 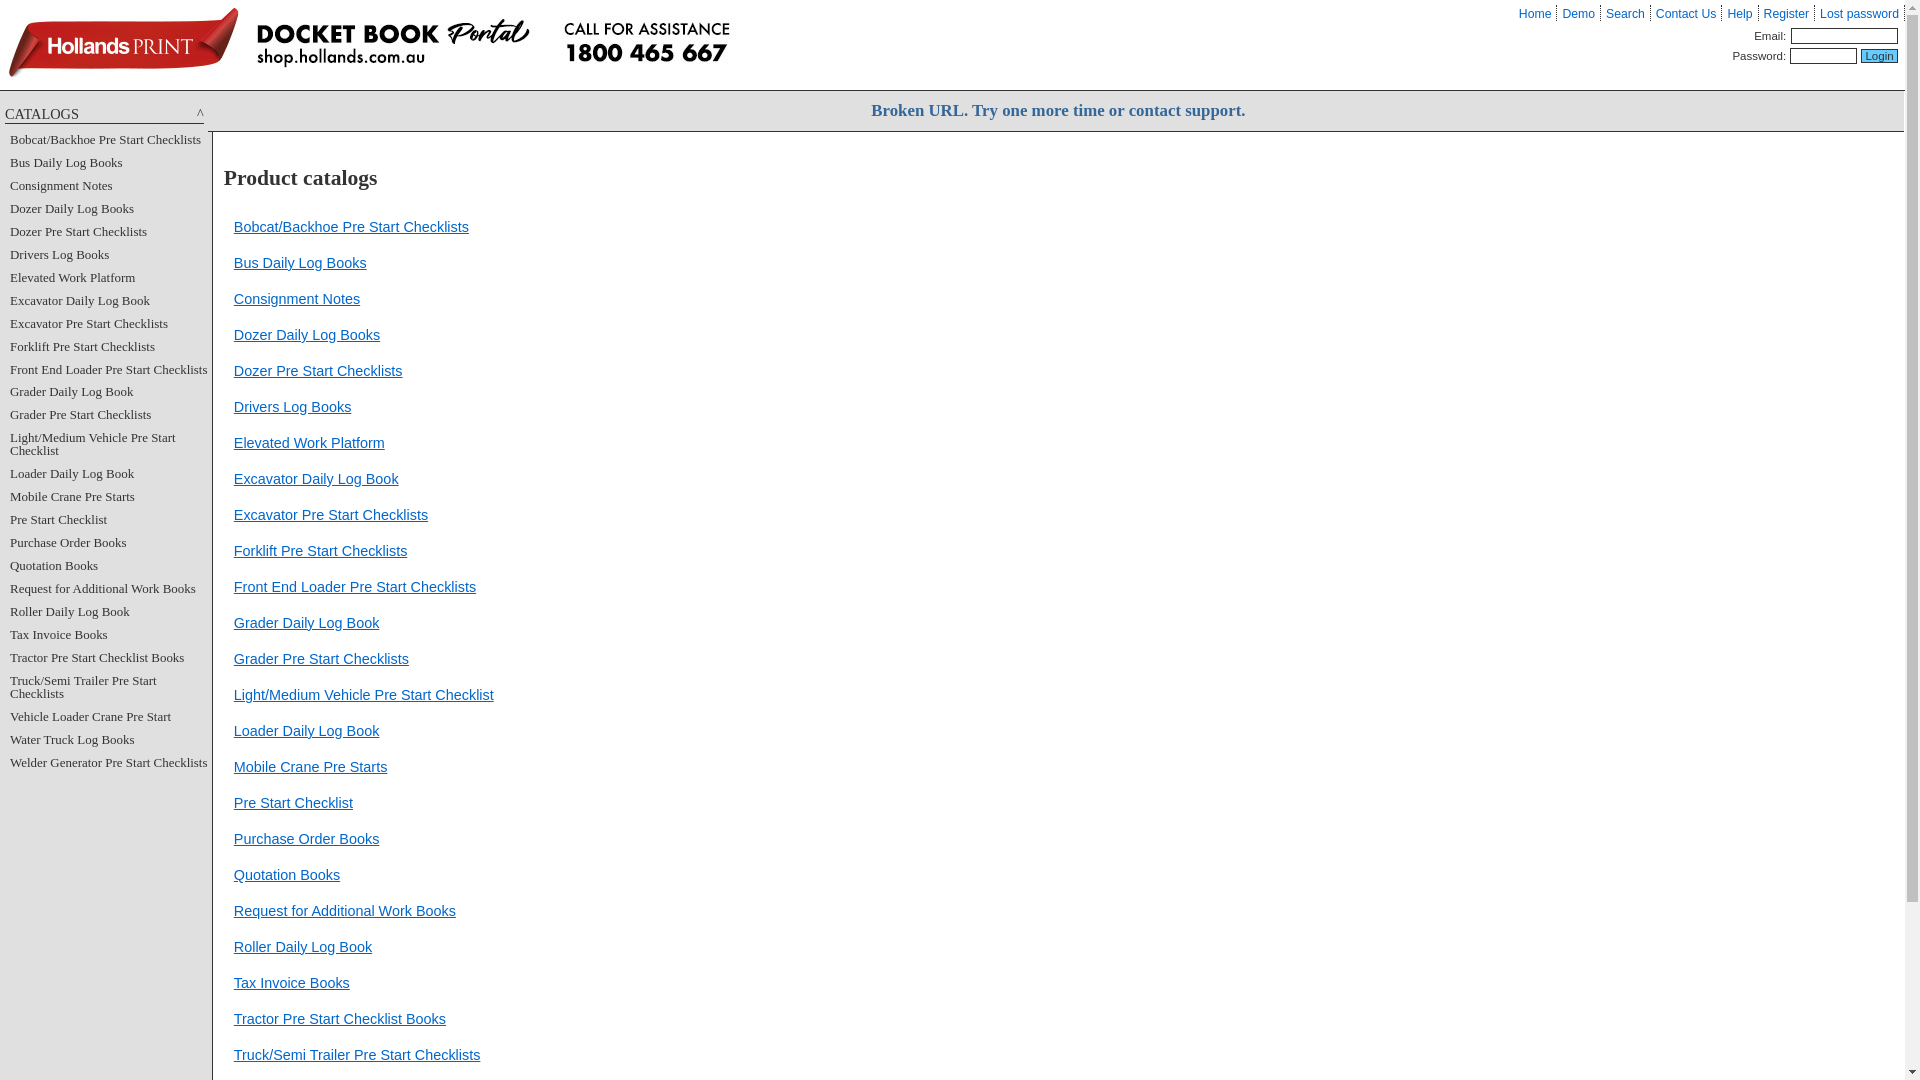 I want to click on 'Roller Daily Log Book', so click(x=301, y=946).